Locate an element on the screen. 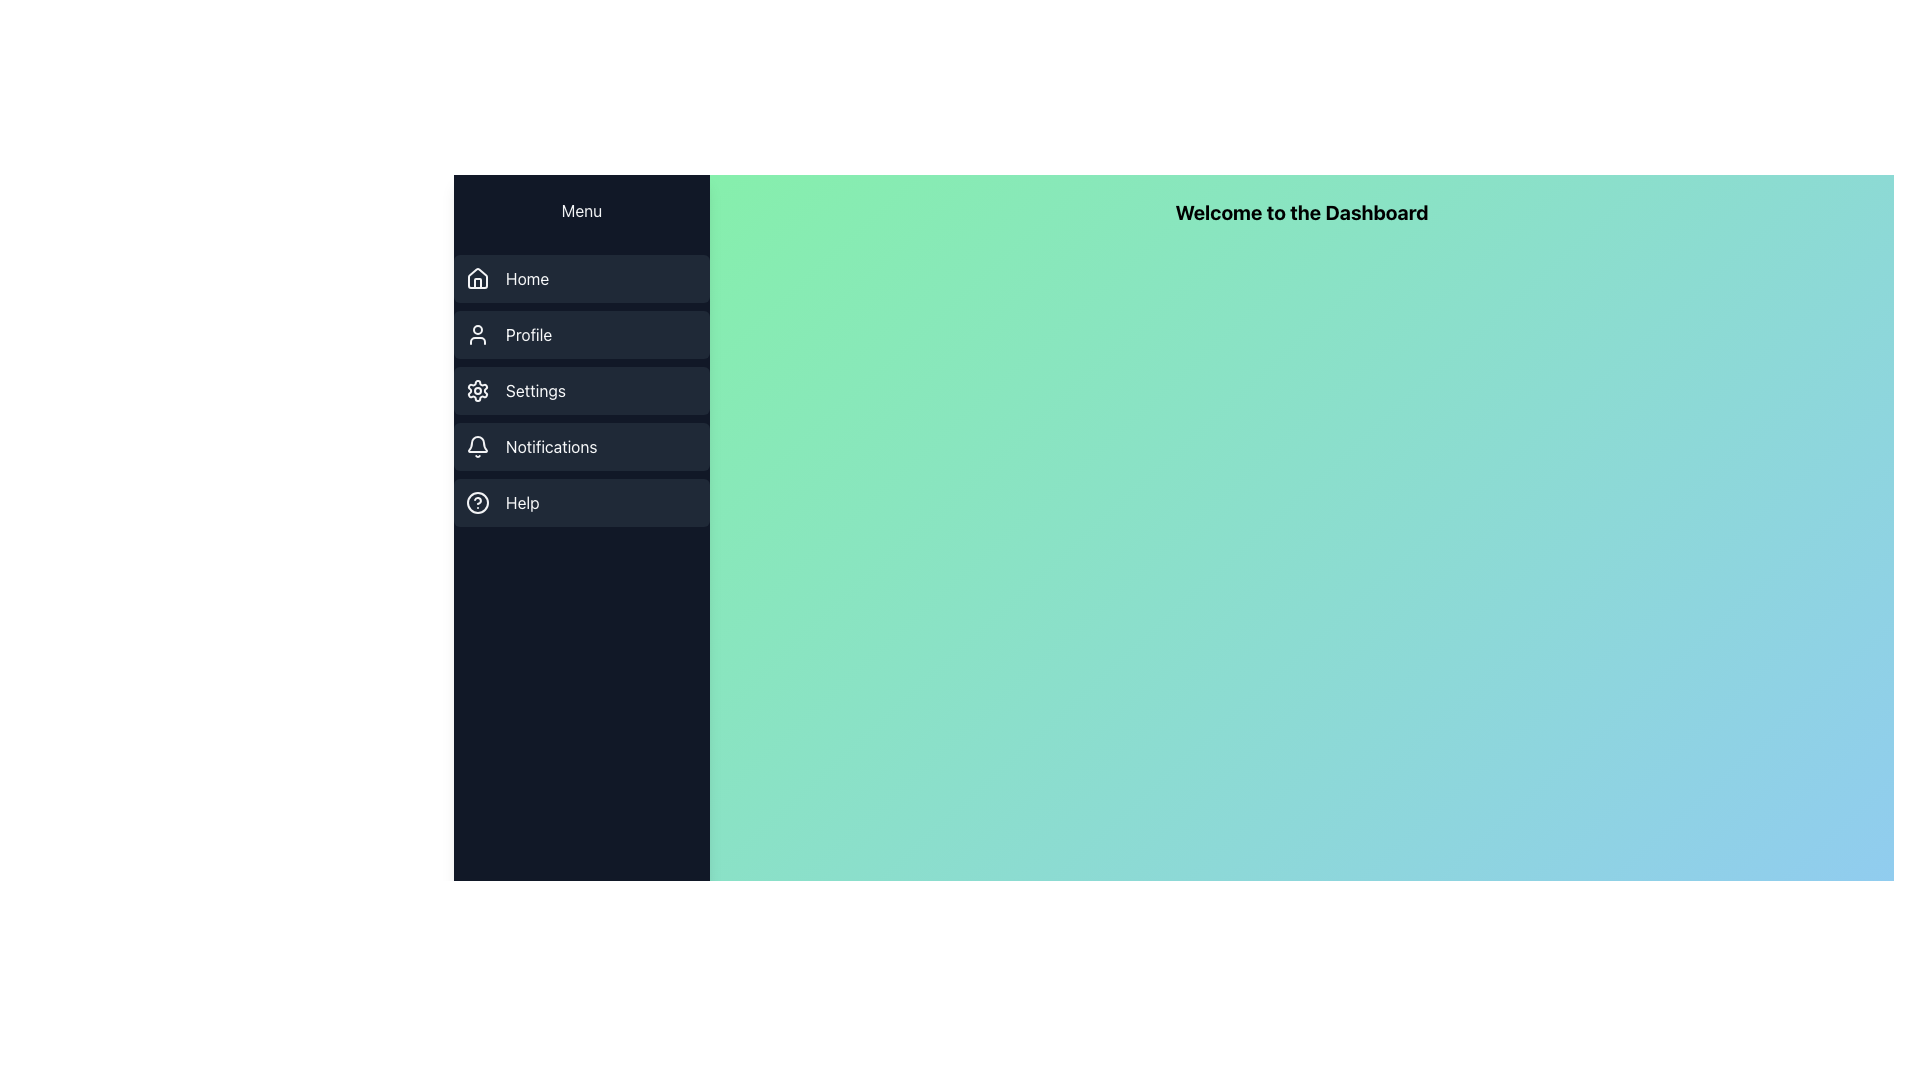  the 'Notifications' button, which is a dark gray rectangular button with a white bell icon and text, located in the sidebar menu is located at coordinates (580, 446).